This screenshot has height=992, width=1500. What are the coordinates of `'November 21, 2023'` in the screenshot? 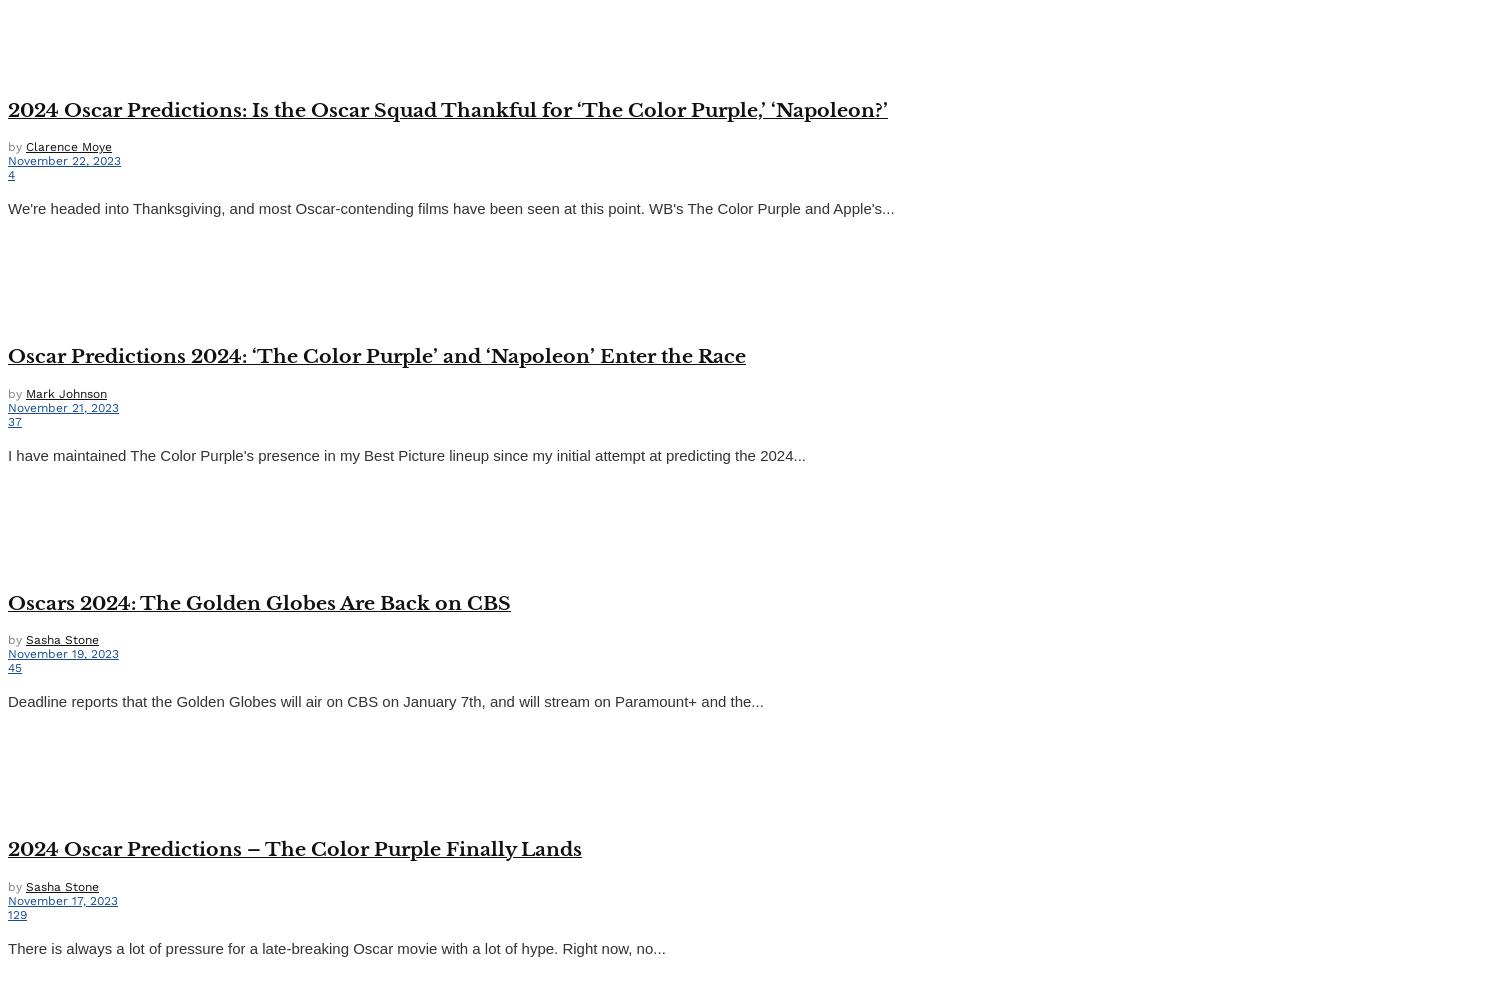 It's located at (7, 407).